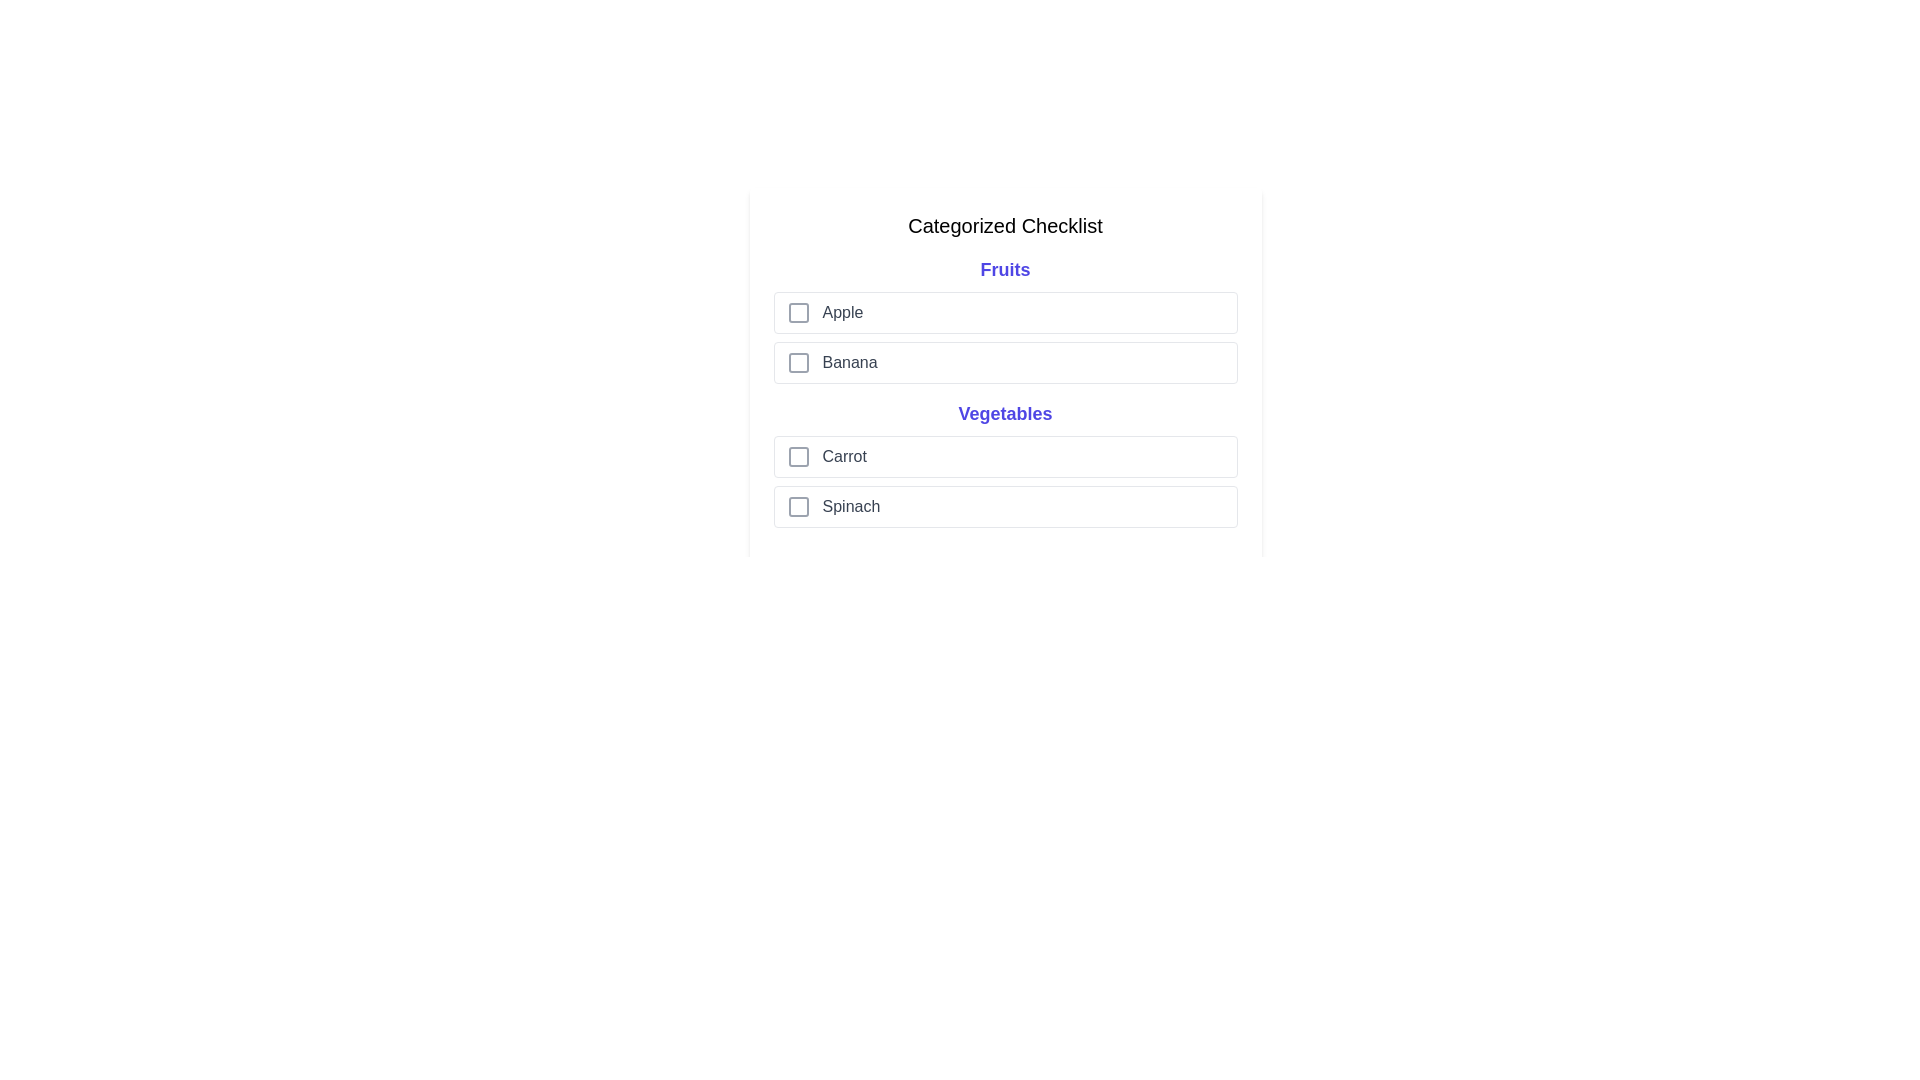  Describe the element at coordinates (1005, 225) in the screenshot. I see `the descriptive heading text label located at the top of the card-like structure, which introduces the grouped checklist below it` at that location.